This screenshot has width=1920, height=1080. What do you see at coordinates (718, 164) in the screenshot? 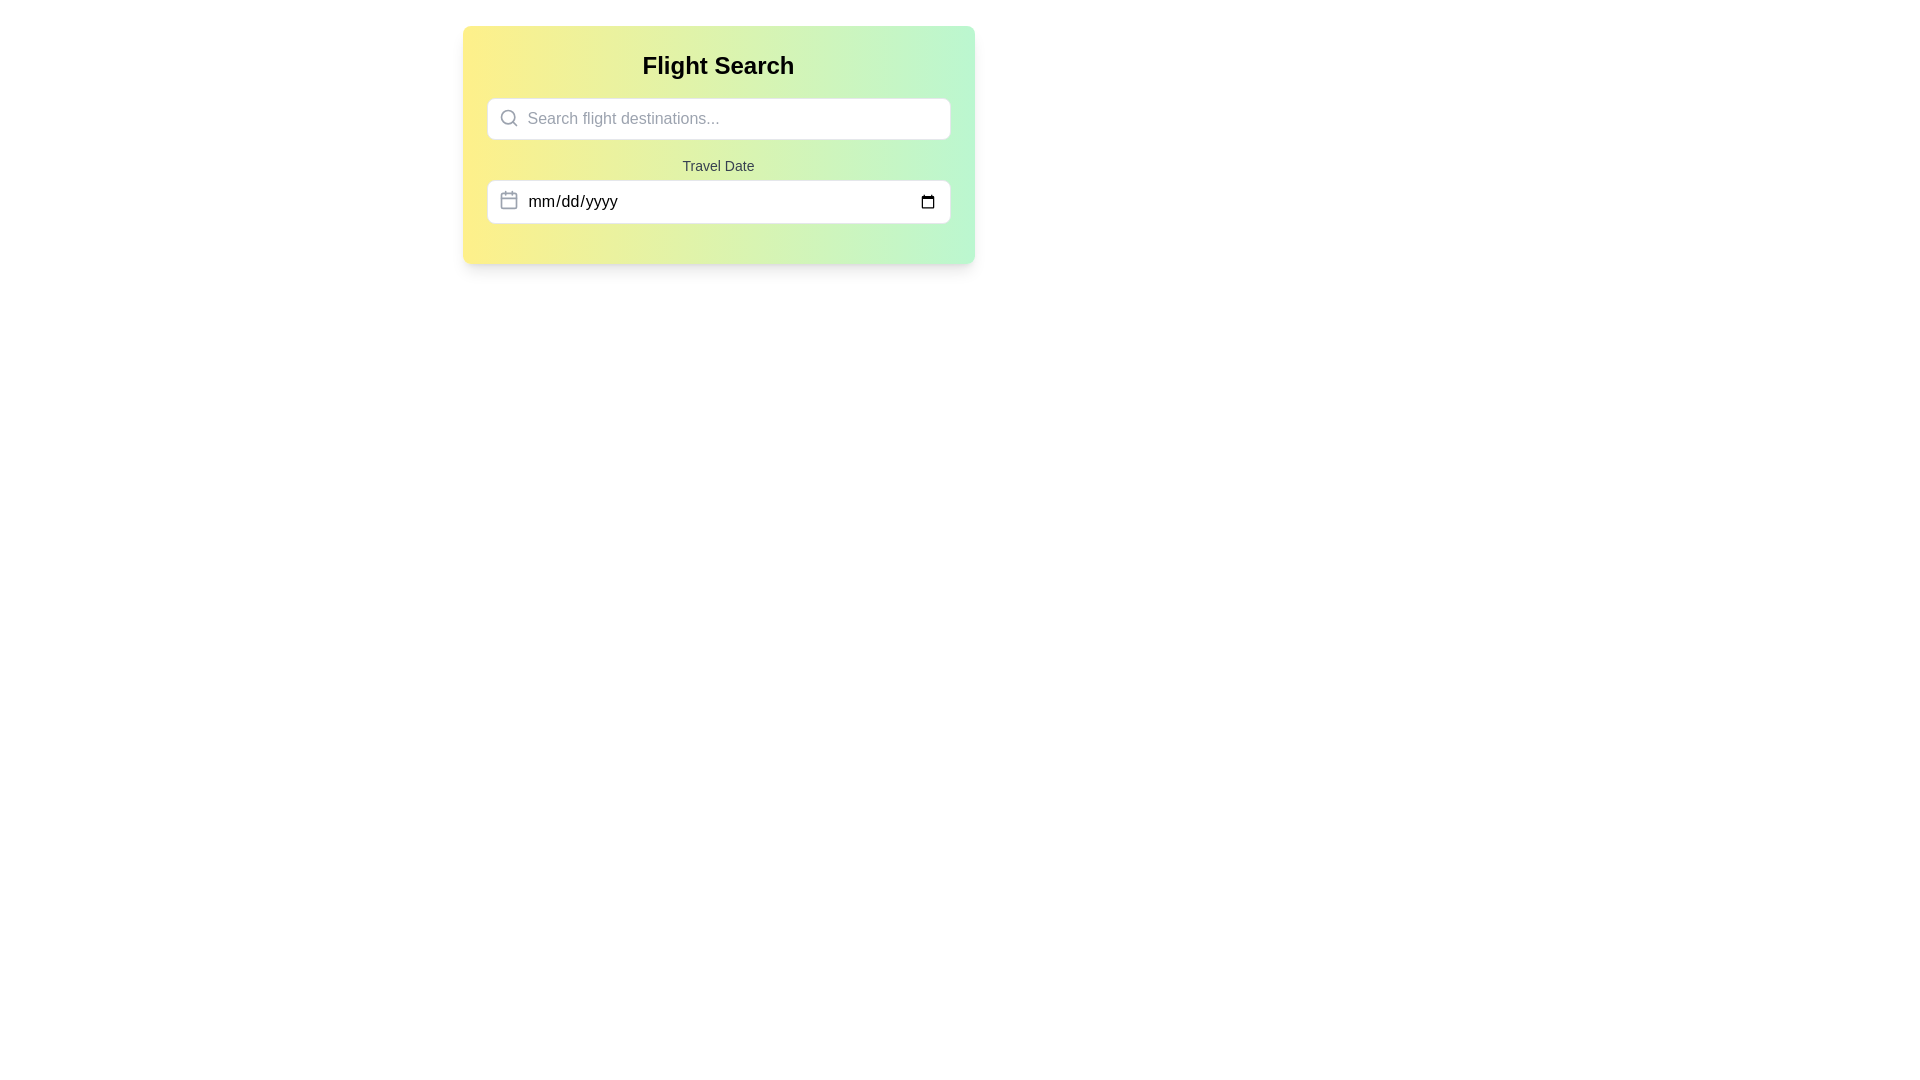
I see `the 'Travel Date' text label, which is styled in gray and located above the date input field in the 'Flight Search' section` at bounding box center [718, 164].